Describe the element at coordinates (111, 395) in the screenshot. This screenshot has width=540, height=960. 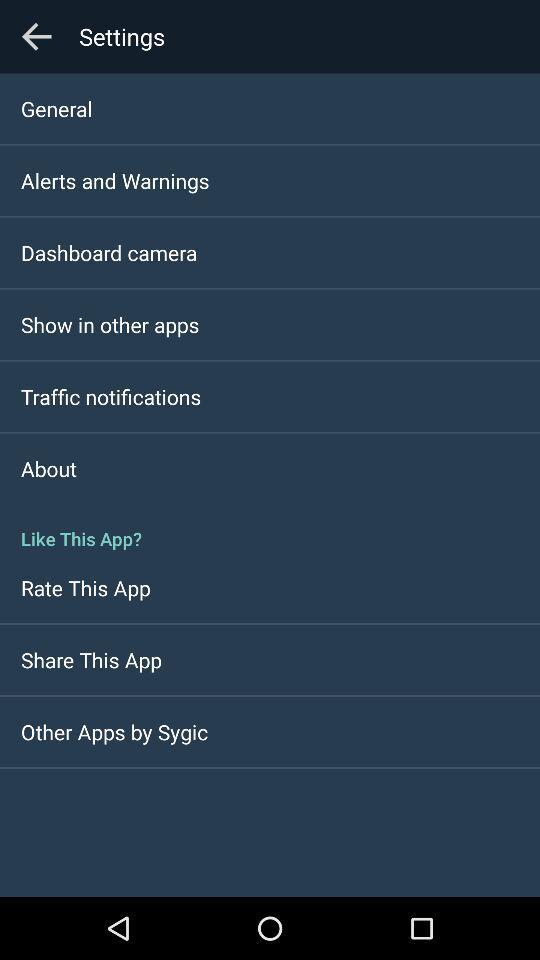
I see `app above the about` at that location.